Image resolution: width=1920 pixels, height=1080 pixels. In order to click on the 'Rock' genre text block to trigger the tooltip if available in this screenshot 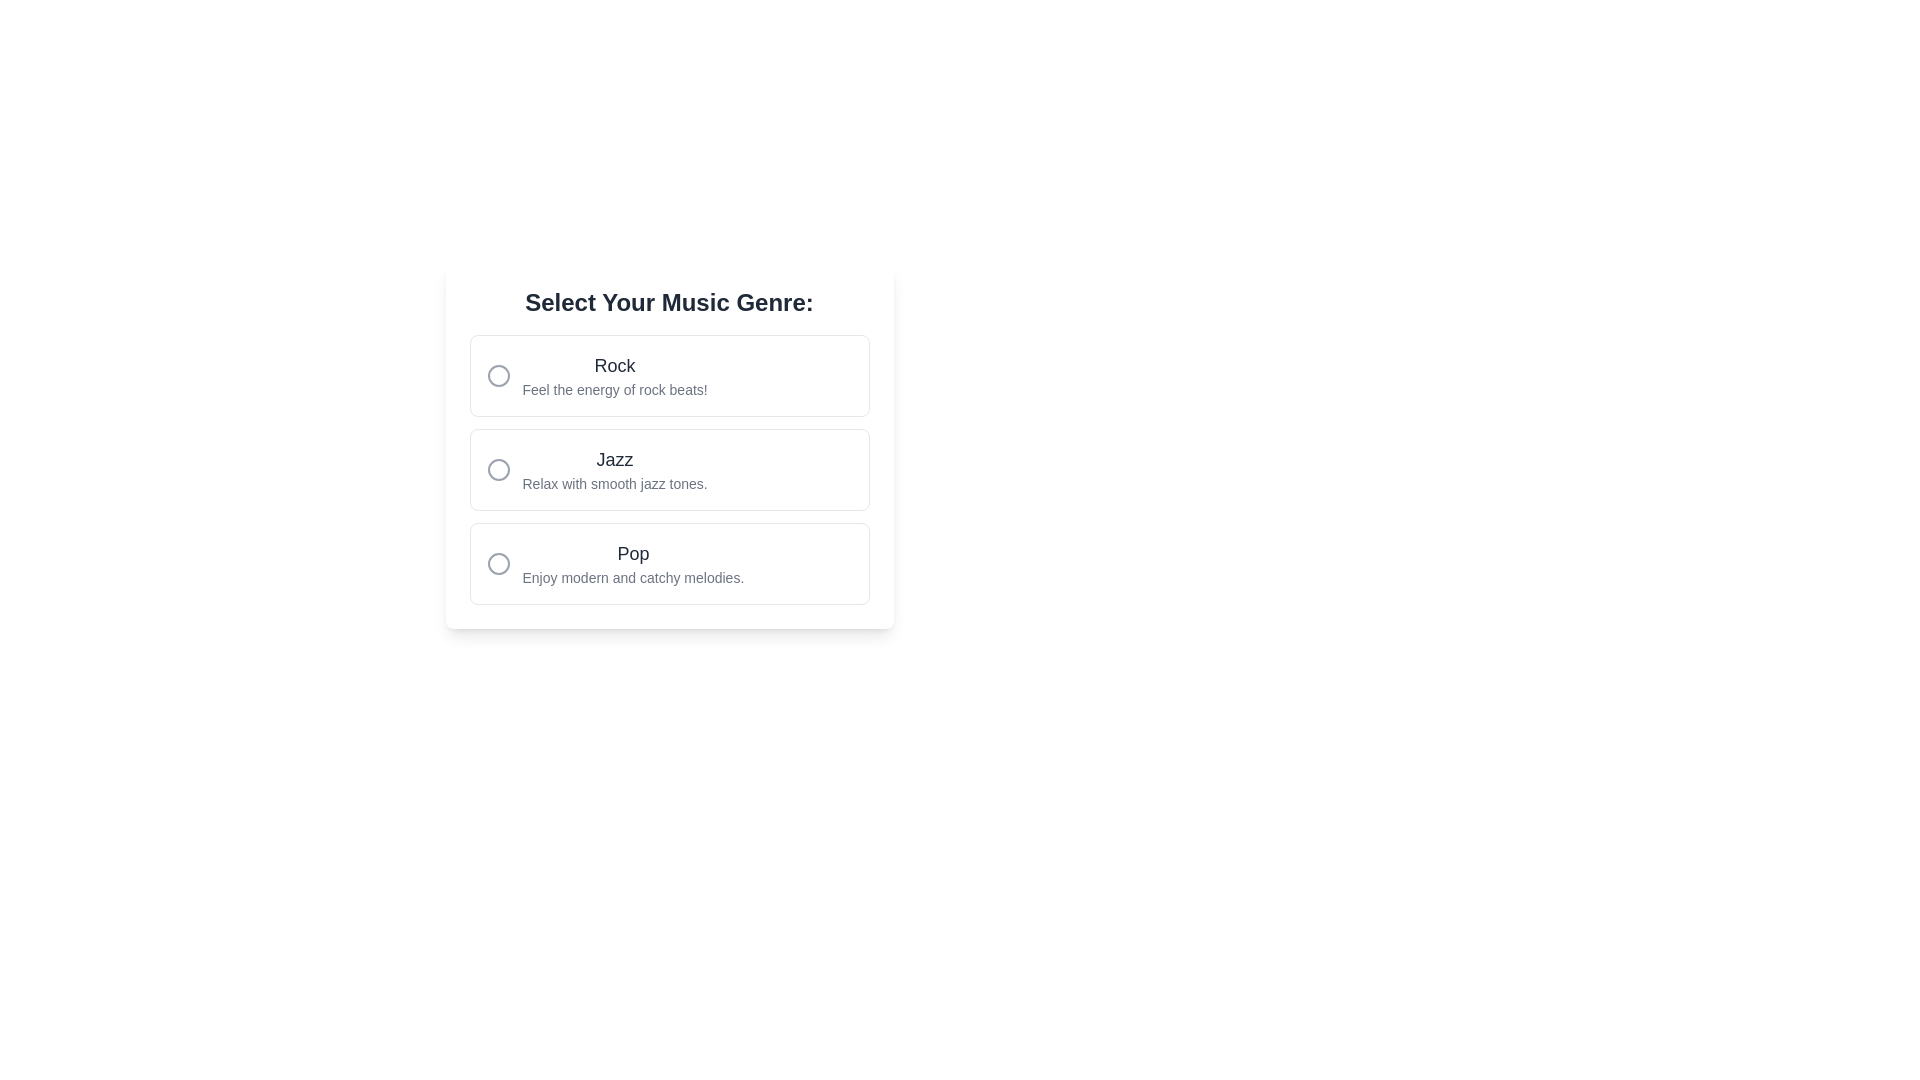, I will do `click(614, 375)`.